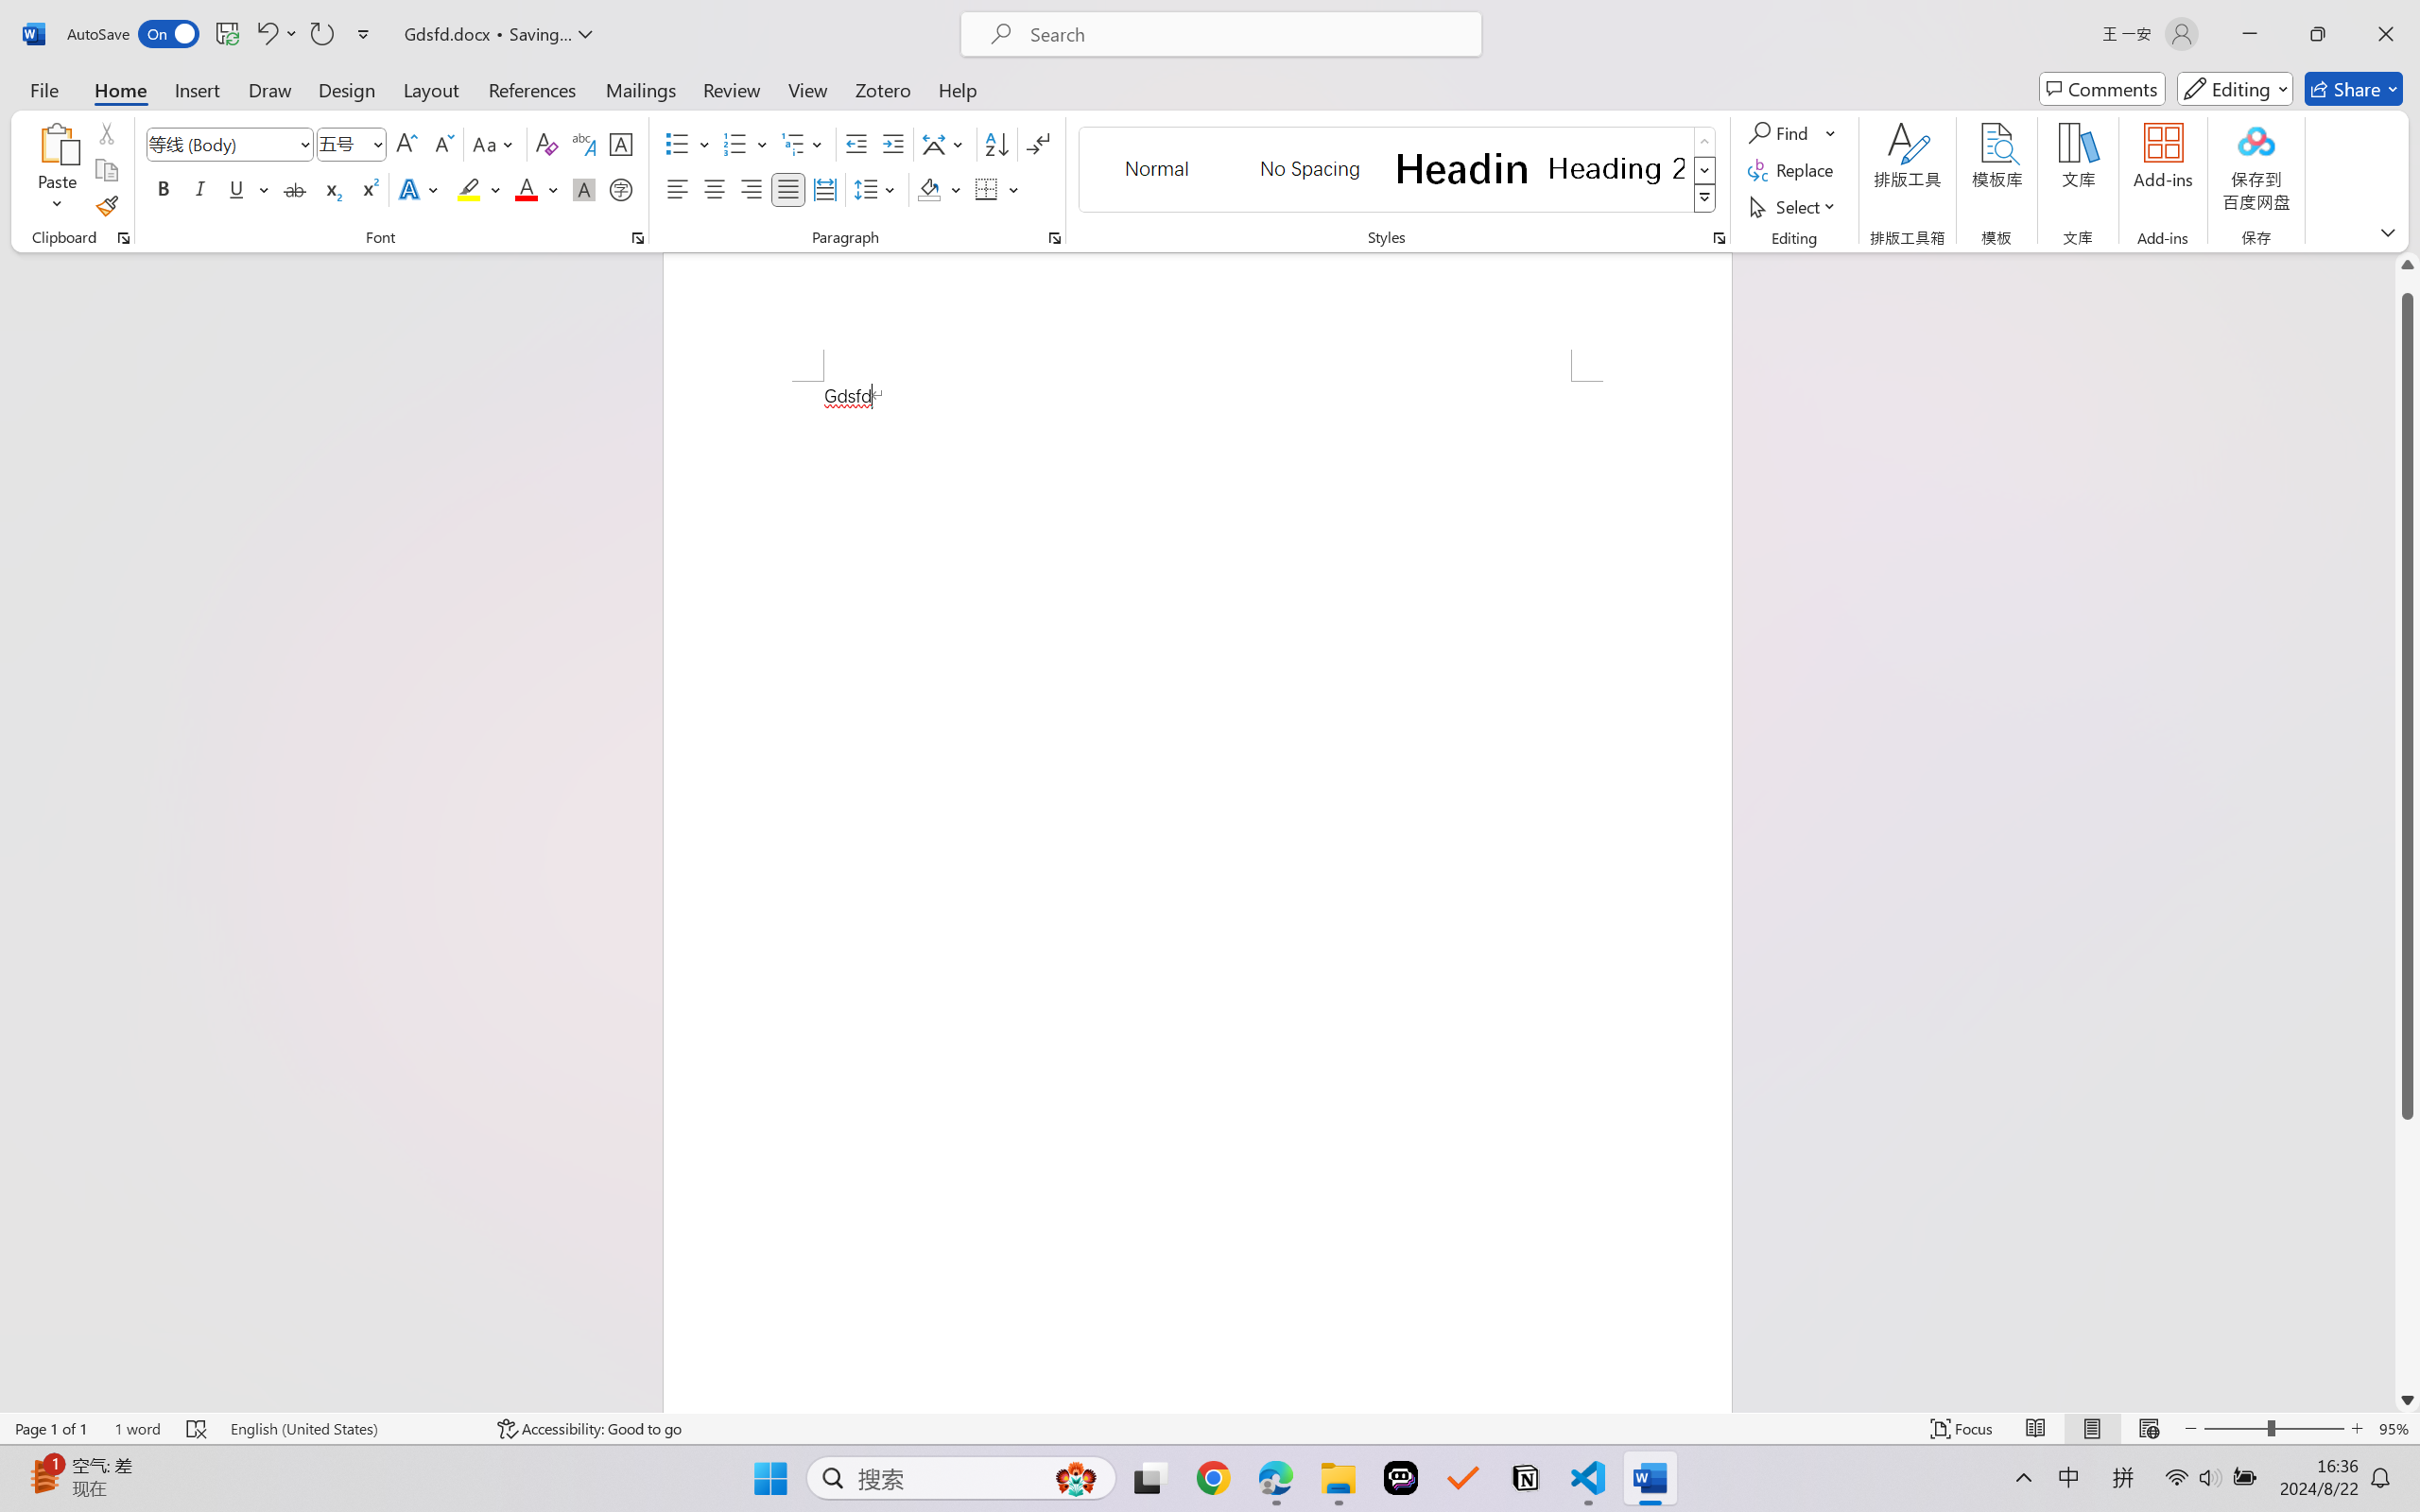 The height and width of the screenshot is (1512, 2420). Describe the element at coordinates (367, 188) in the screenshot. I see `'Superscript'` at that location.